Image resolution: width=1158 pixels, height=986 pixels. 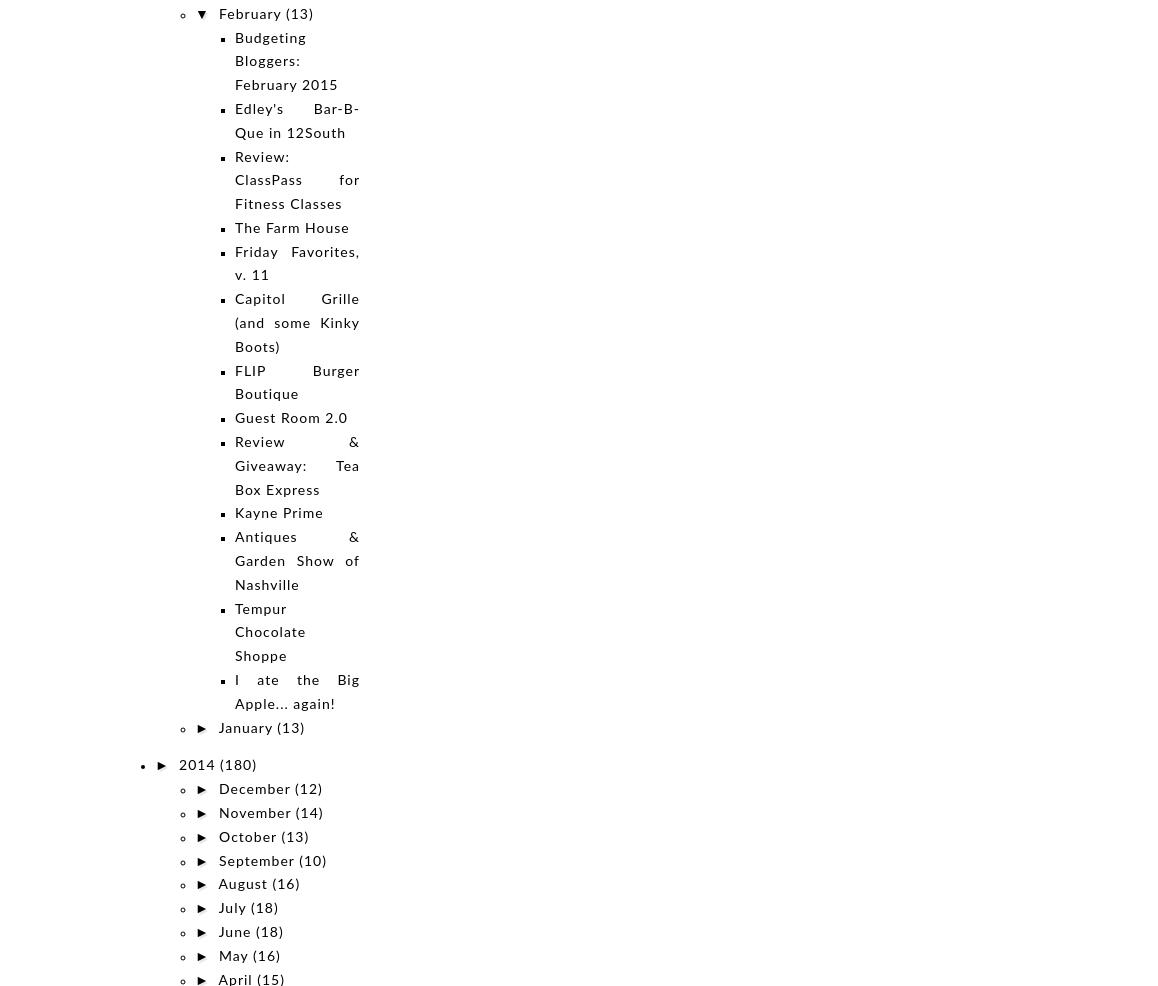 I want to click on 'May', so click(x=235, y=956).